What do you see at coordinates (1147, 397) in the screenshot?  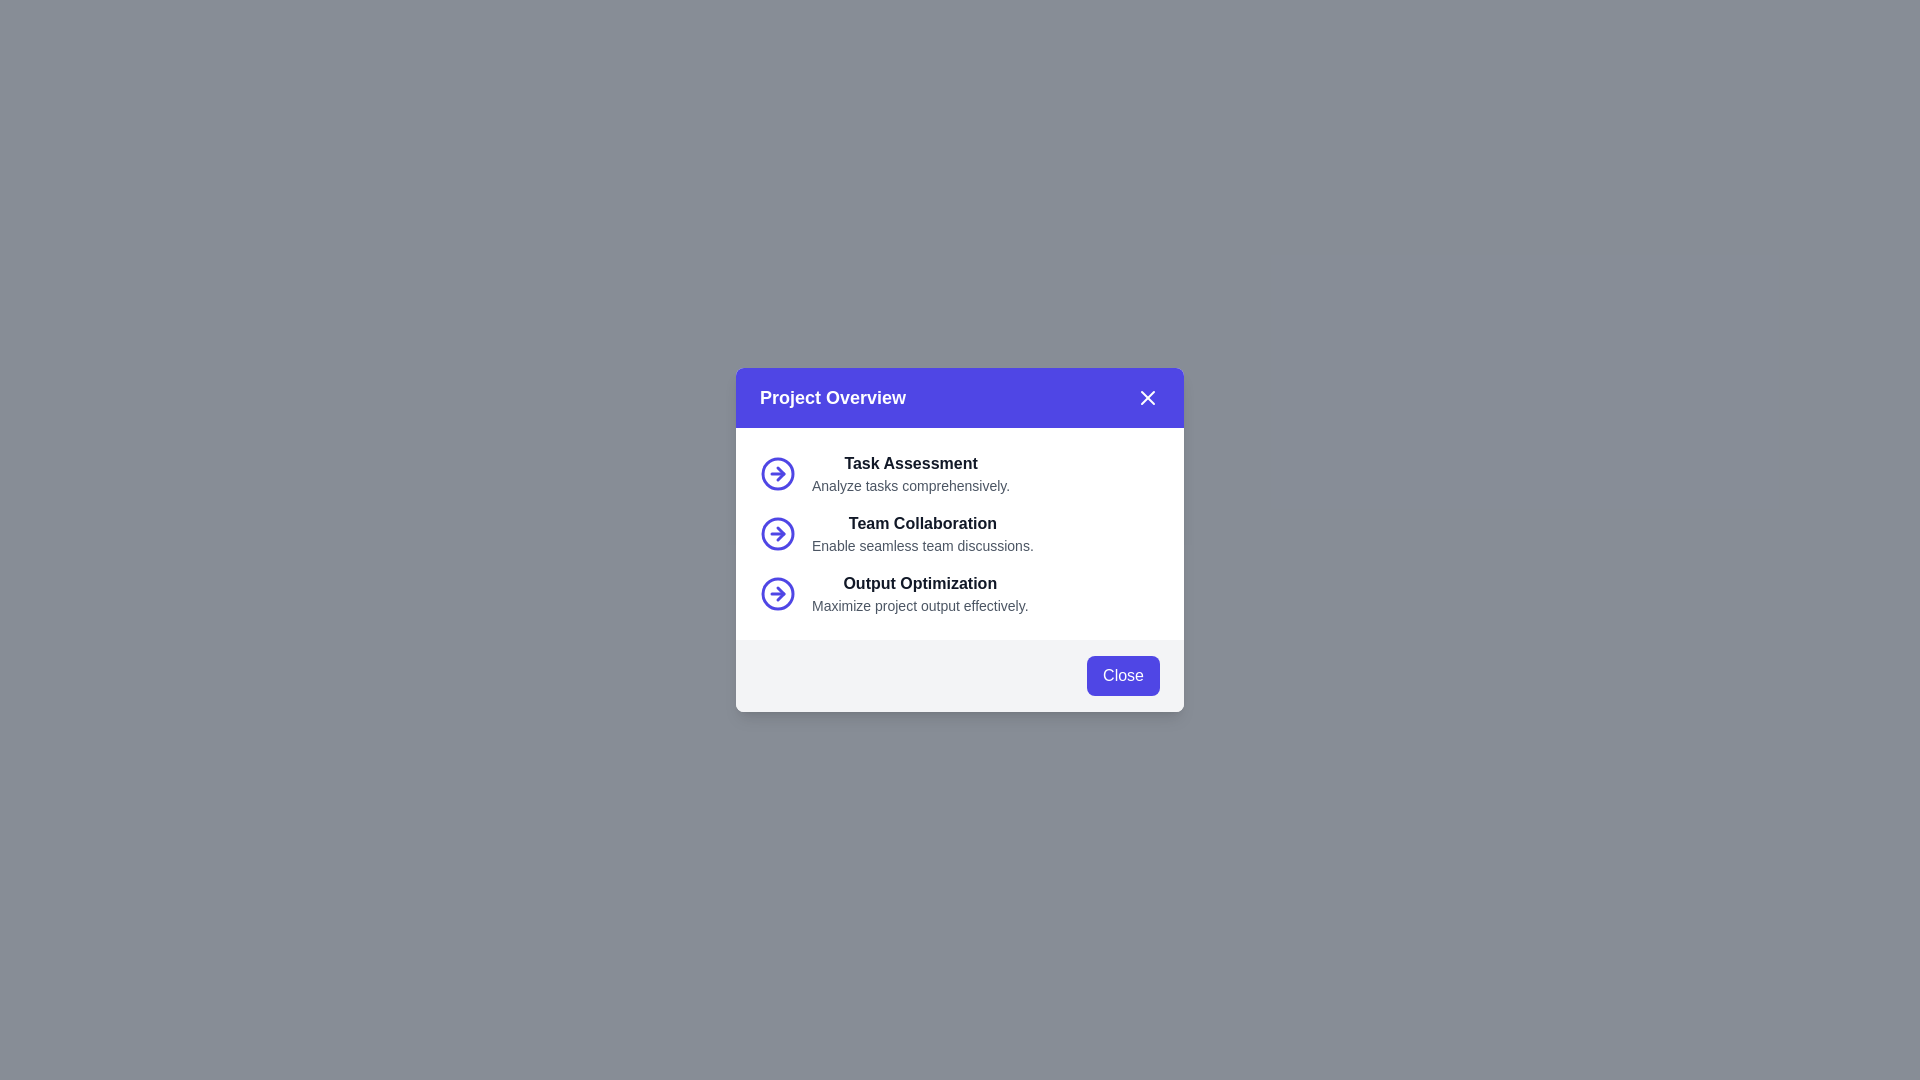 I see `the close icon located in the top-right corner of the 'Project Overview' modal window's purple header section` at bounding box center [1147, 397].